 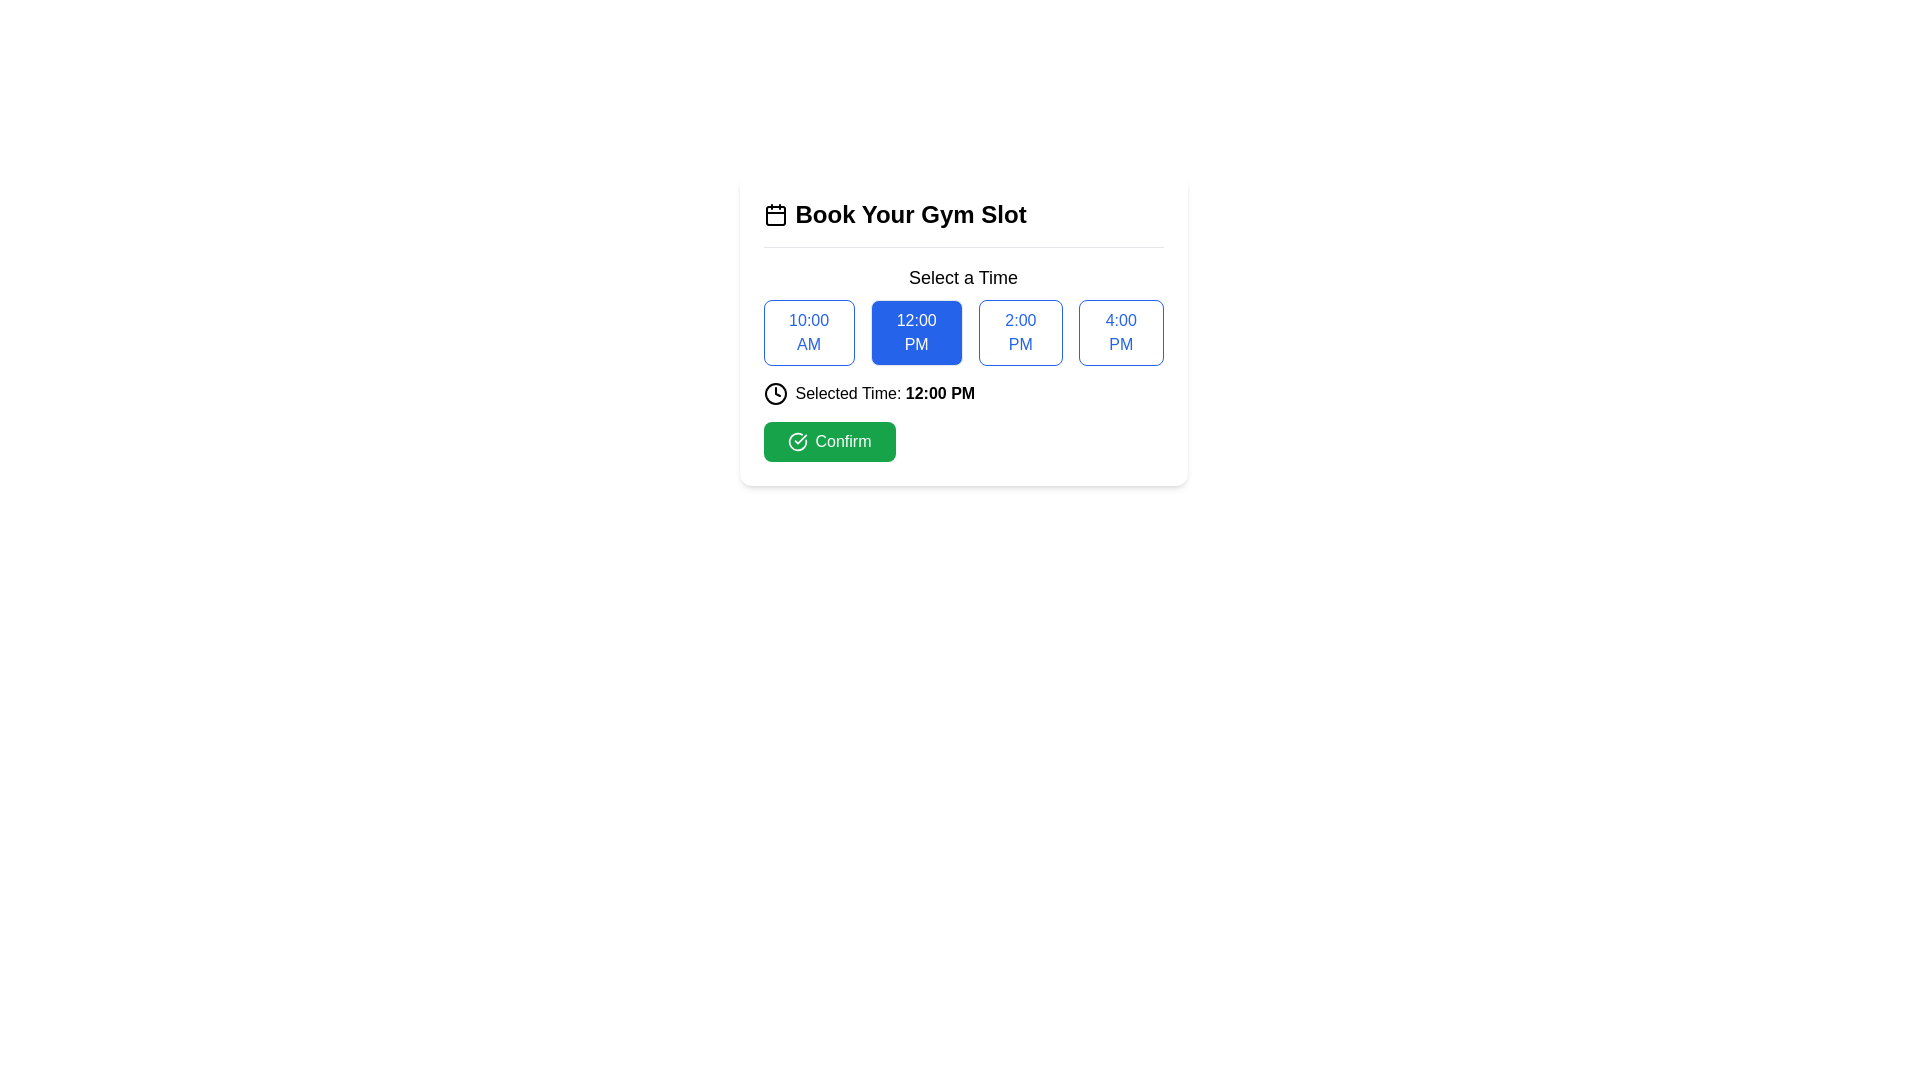 I want to click on the '10:00 AM' button, which is a rectangular button with rounded corners, containing blue text and a blue border, located at the far left of the time slot buttons under the 'Select a Time' header, so click(x=809, y=331).